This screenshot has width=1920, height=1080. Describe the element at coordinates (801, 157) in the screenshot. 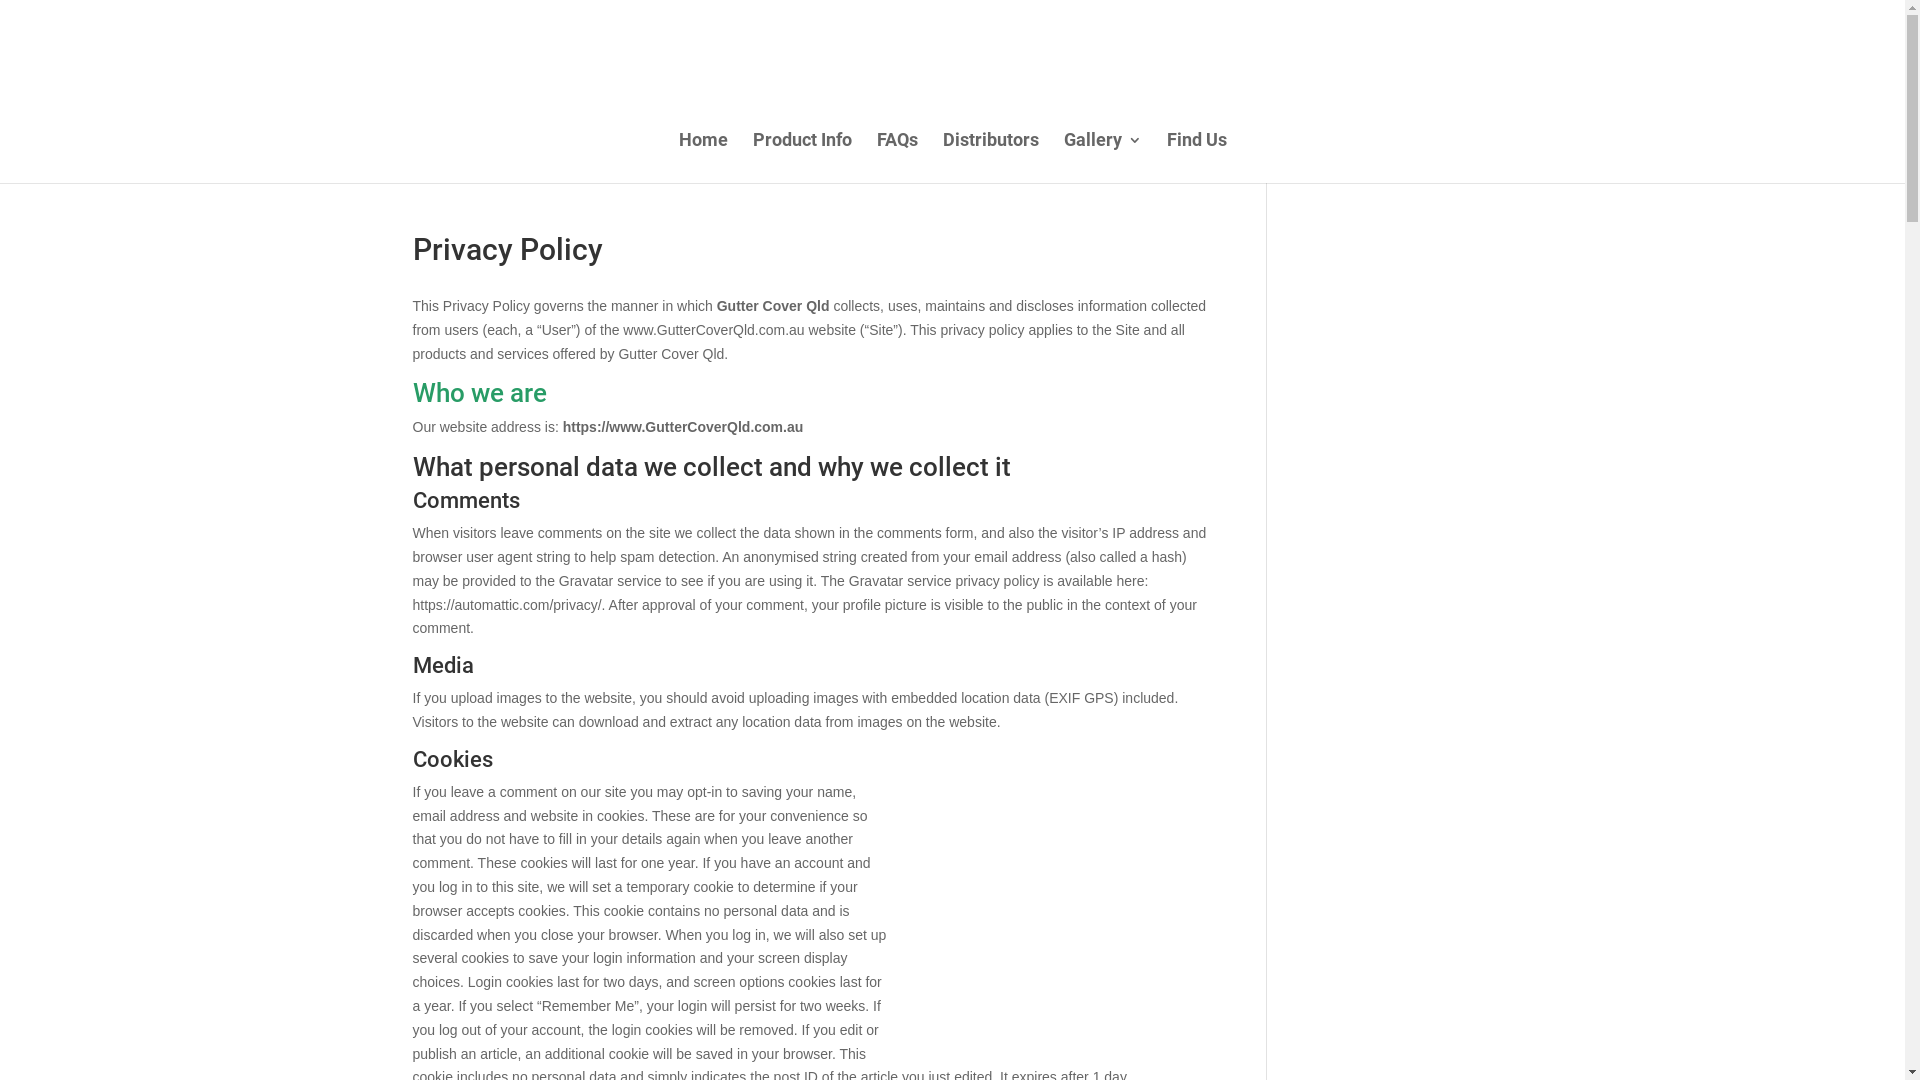

I see `'Product Info'` at that location.